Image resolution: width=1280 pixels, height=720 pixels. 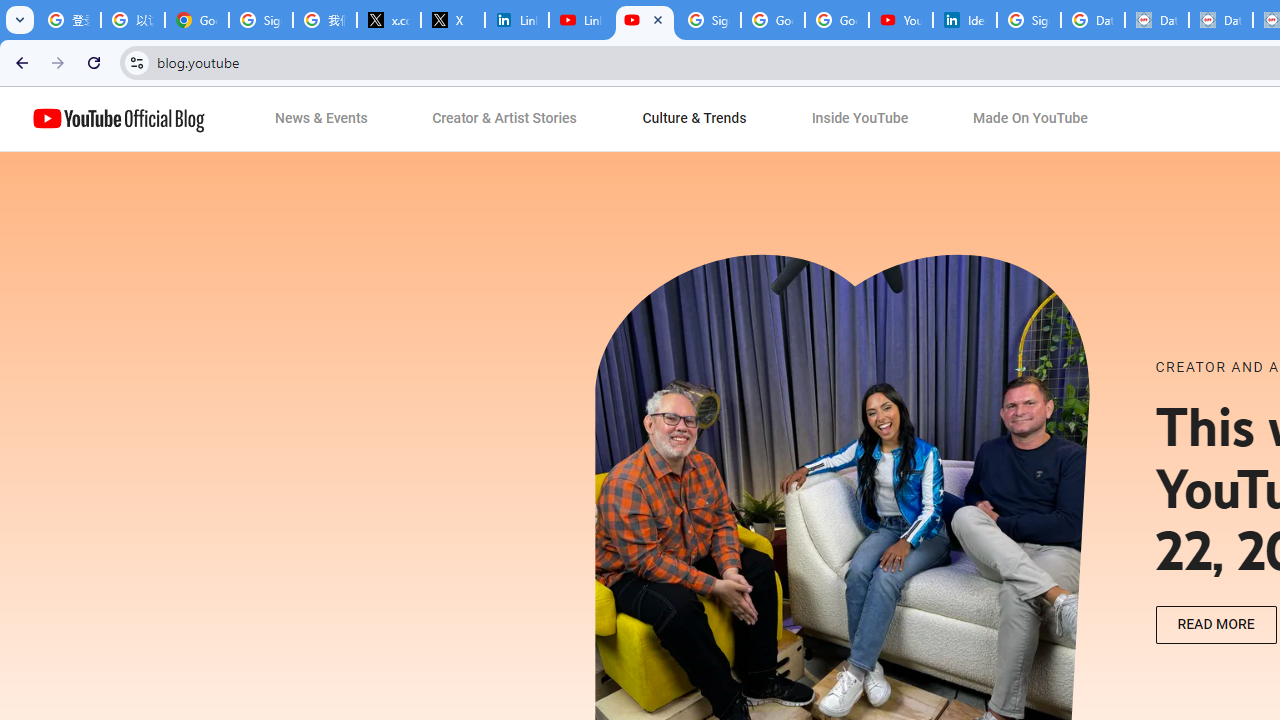 What do you see at coordinates (695, 119) in the screenshot?
I see `'Culture & Trends'` at bounding box center [695, 119].